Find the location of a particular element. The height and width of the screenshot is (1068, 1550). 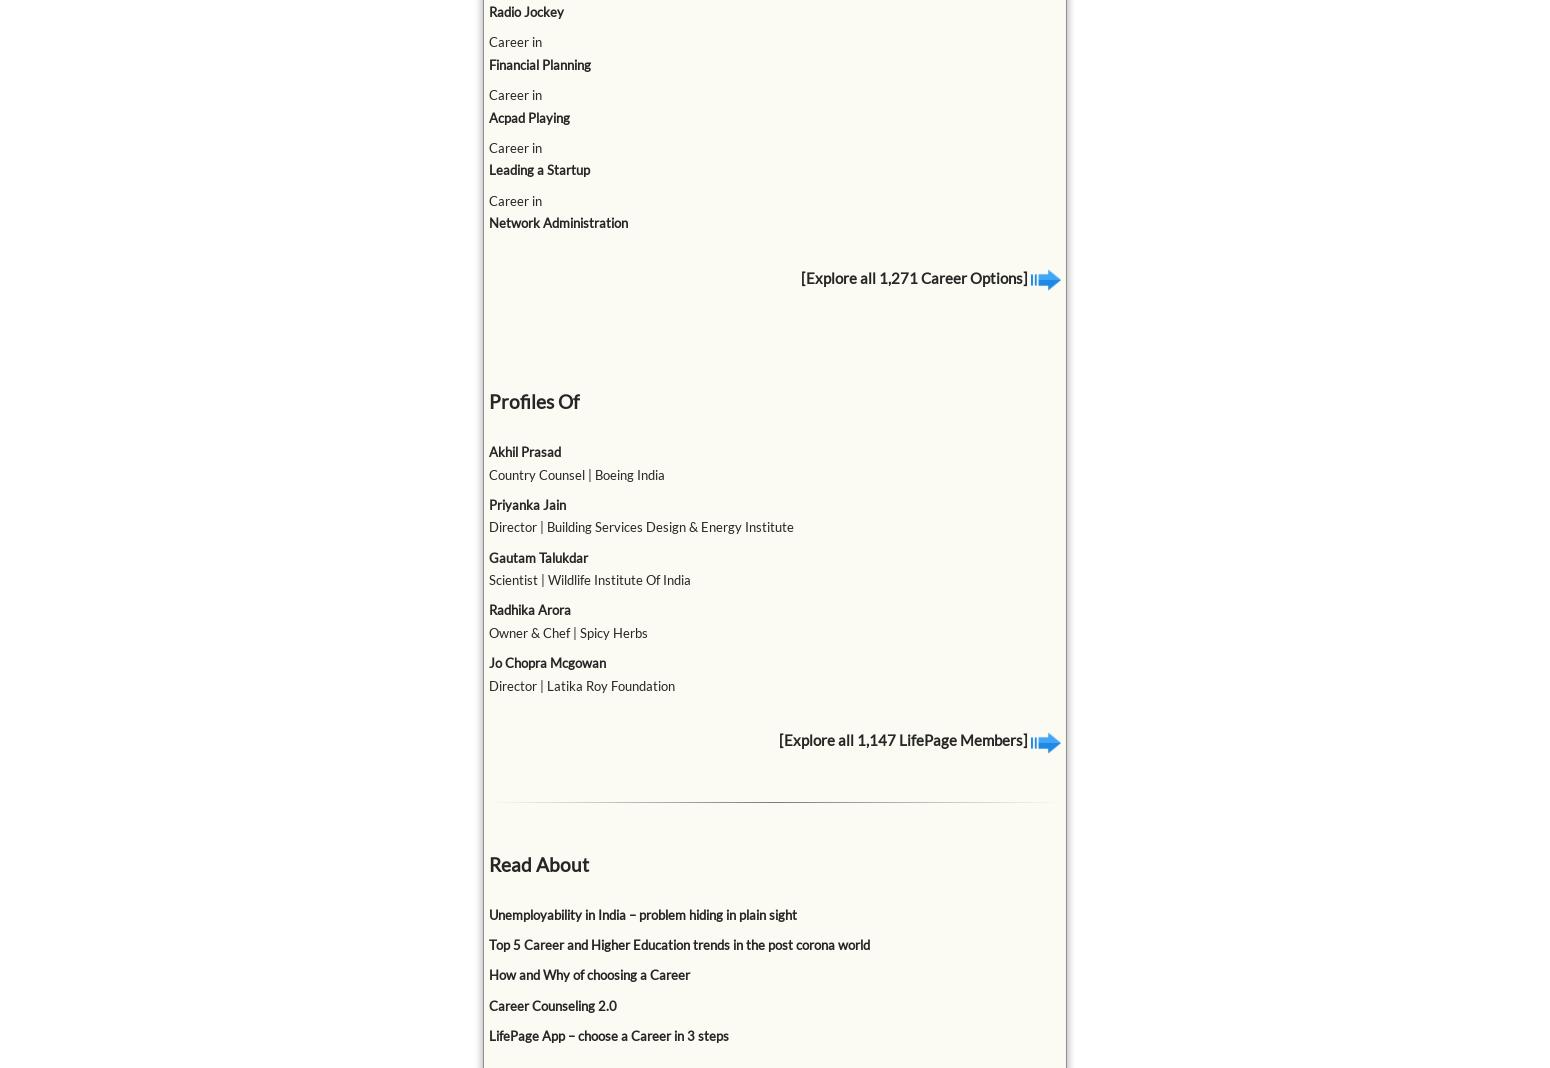

'Radhika Arora' is located at coordinates (528, 609).